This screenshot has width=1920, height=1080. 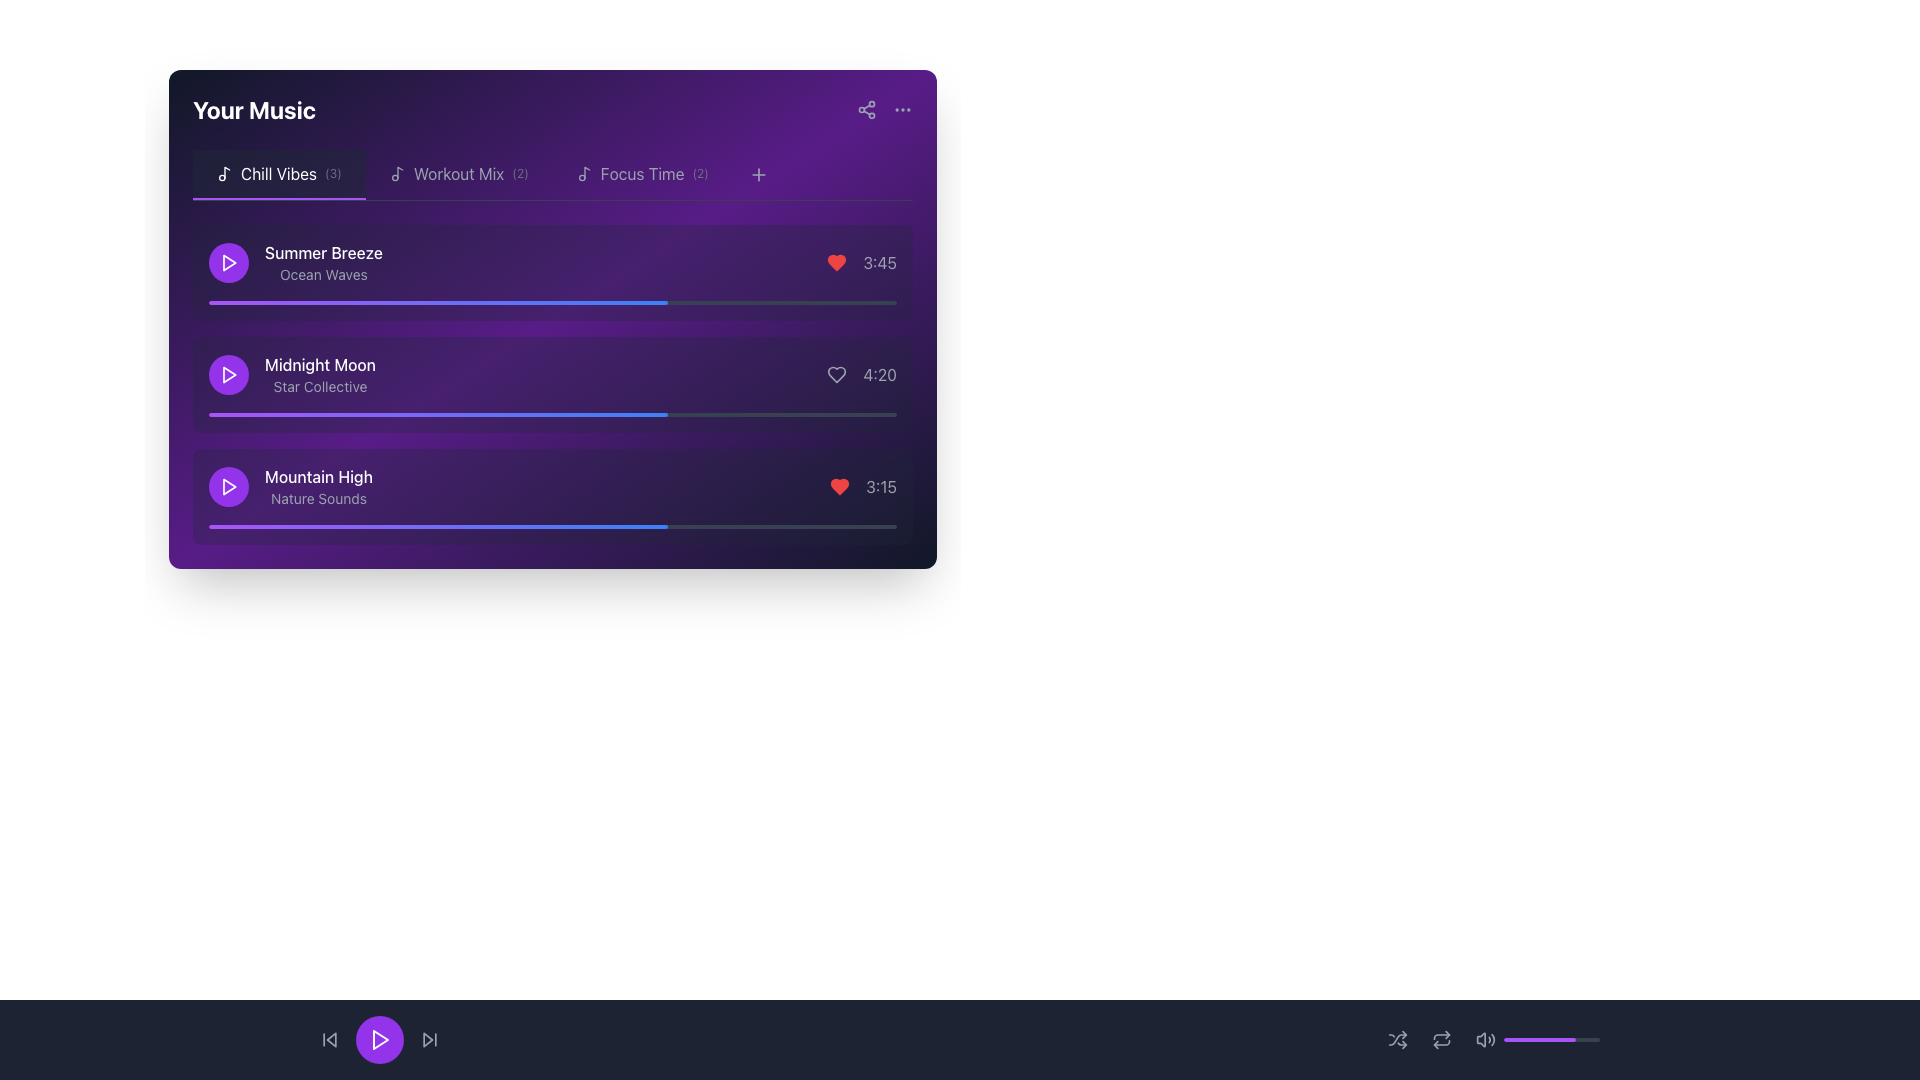 What do you see at coordinates (757, 173) in the screenshot?
I see `the Plus Symbol icon located in the top-right corner of the 'Your Music' panel to trigger a tooltip or visual response` at bounding box center [757, 173].